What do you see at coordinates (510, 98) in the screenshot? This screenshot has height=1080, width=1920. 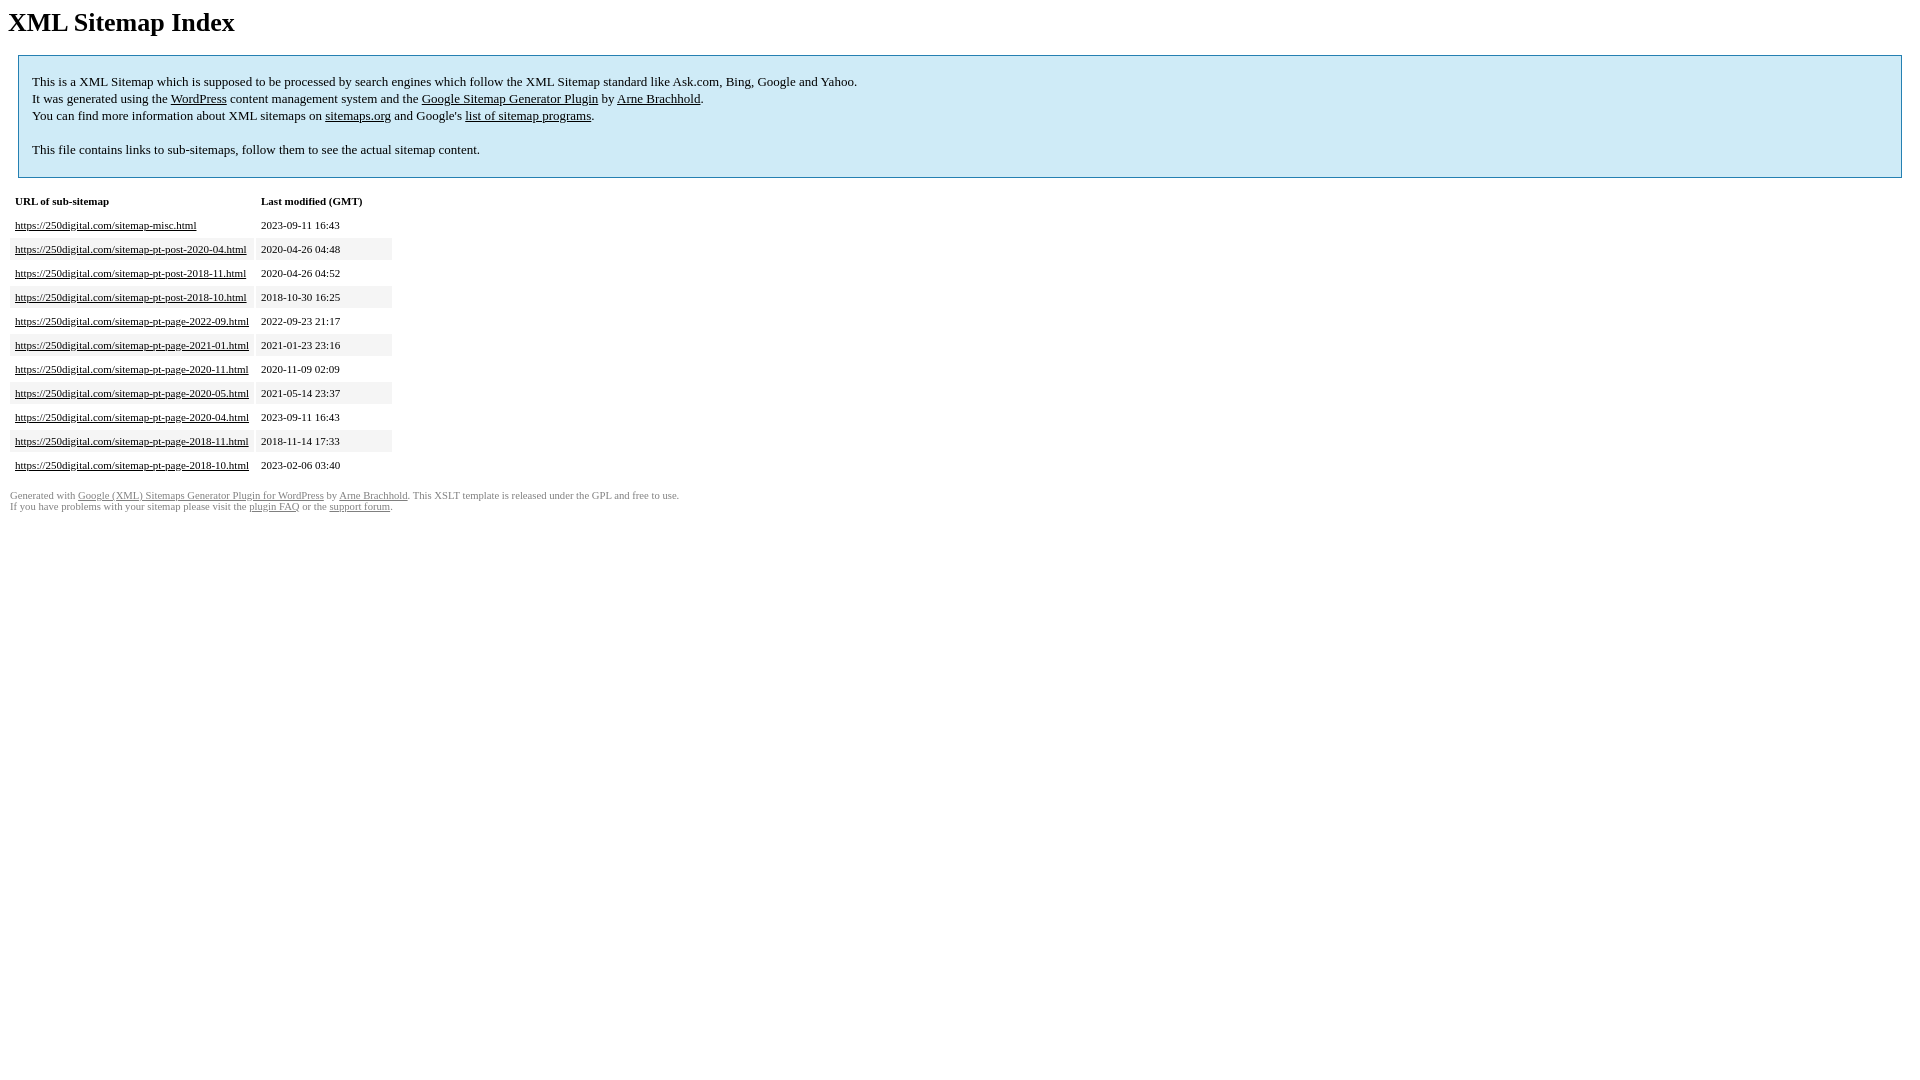 I see `'Google Sitemap Generator Plugin'` at bounding box center [510, 98].